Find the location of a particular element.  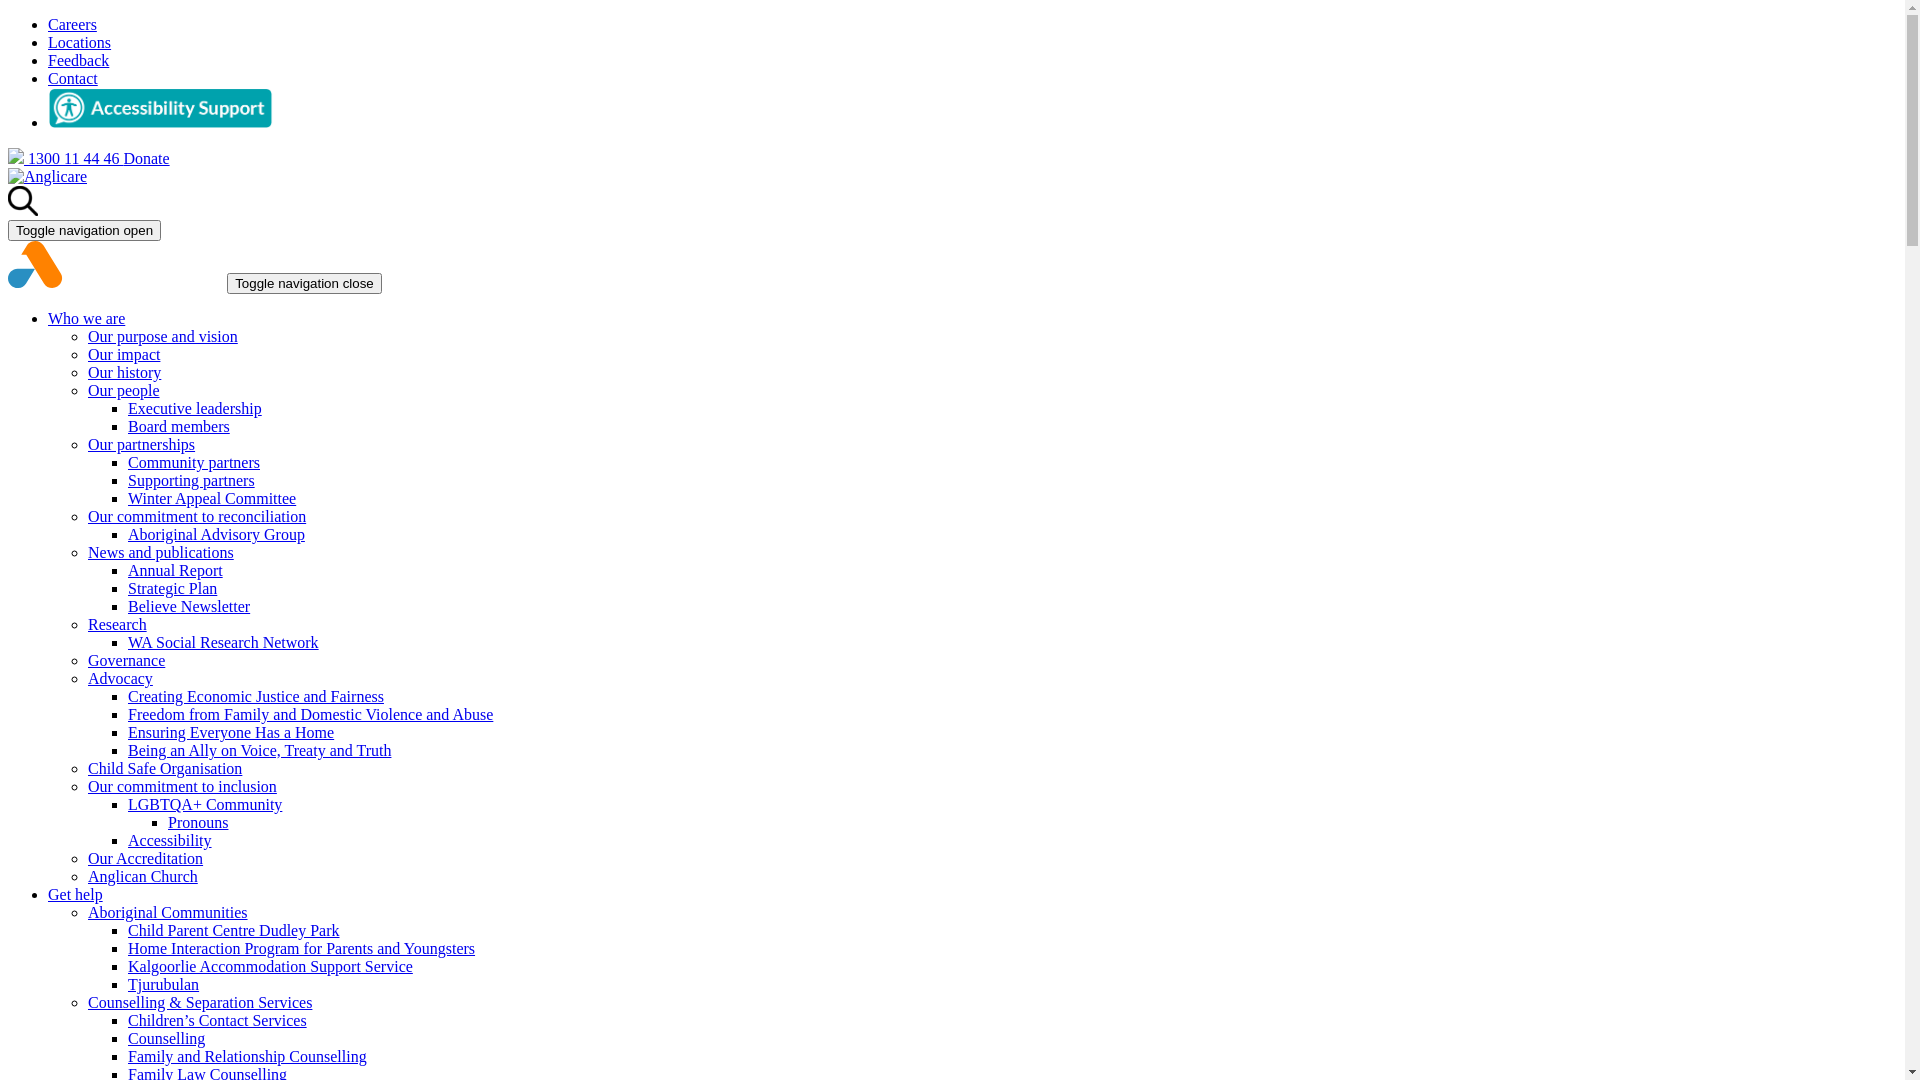

'Our commitment to reconciliation' is located at coordinates (196, 515).